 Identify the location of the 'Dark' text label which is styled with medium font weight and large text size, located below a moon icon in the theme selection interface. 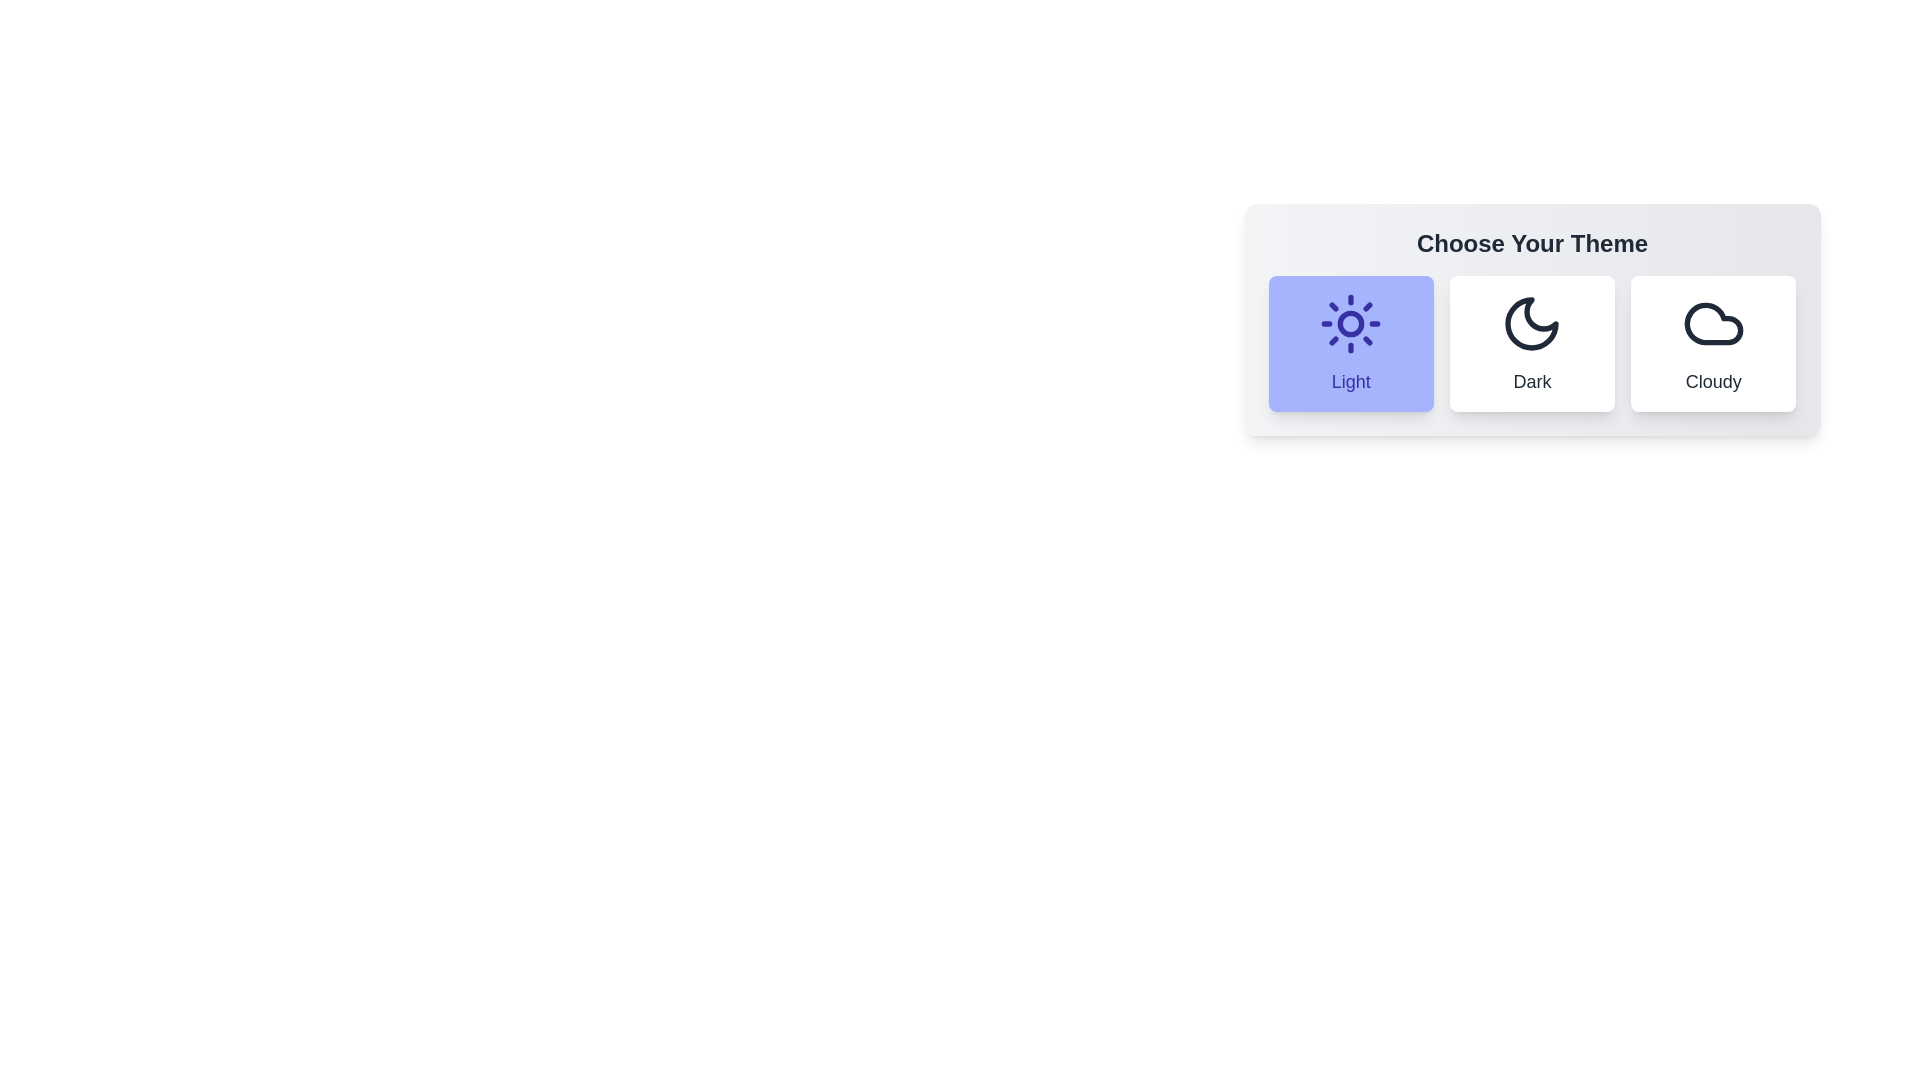
(1531, 381).